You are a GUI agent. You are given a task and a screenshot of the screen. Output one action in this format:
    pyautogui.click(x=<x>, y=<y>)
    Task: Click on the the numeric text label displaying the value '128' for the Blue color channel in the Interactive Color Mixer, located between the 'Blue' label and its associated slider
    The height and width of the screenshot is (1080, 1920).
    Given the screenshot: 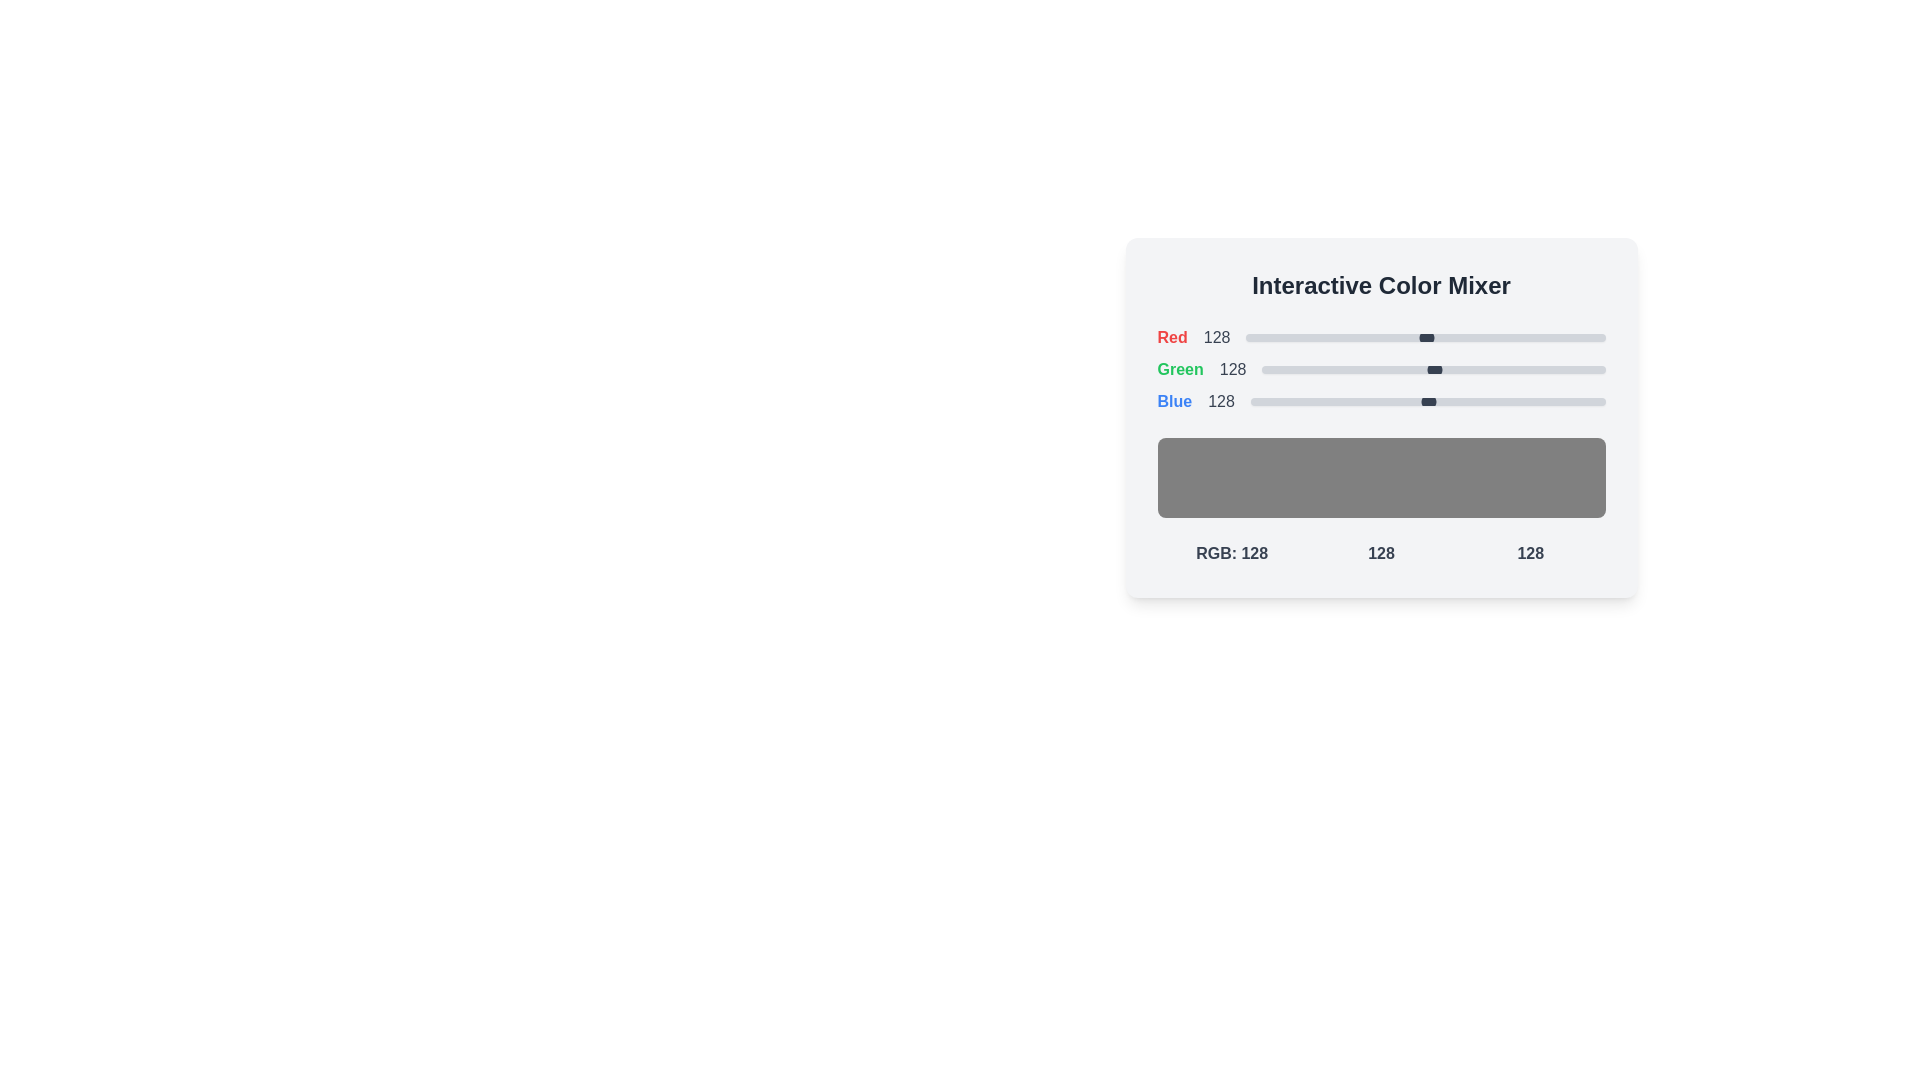 What is the action you would take?
    pyautogui.click(x=1220, y=401)
    